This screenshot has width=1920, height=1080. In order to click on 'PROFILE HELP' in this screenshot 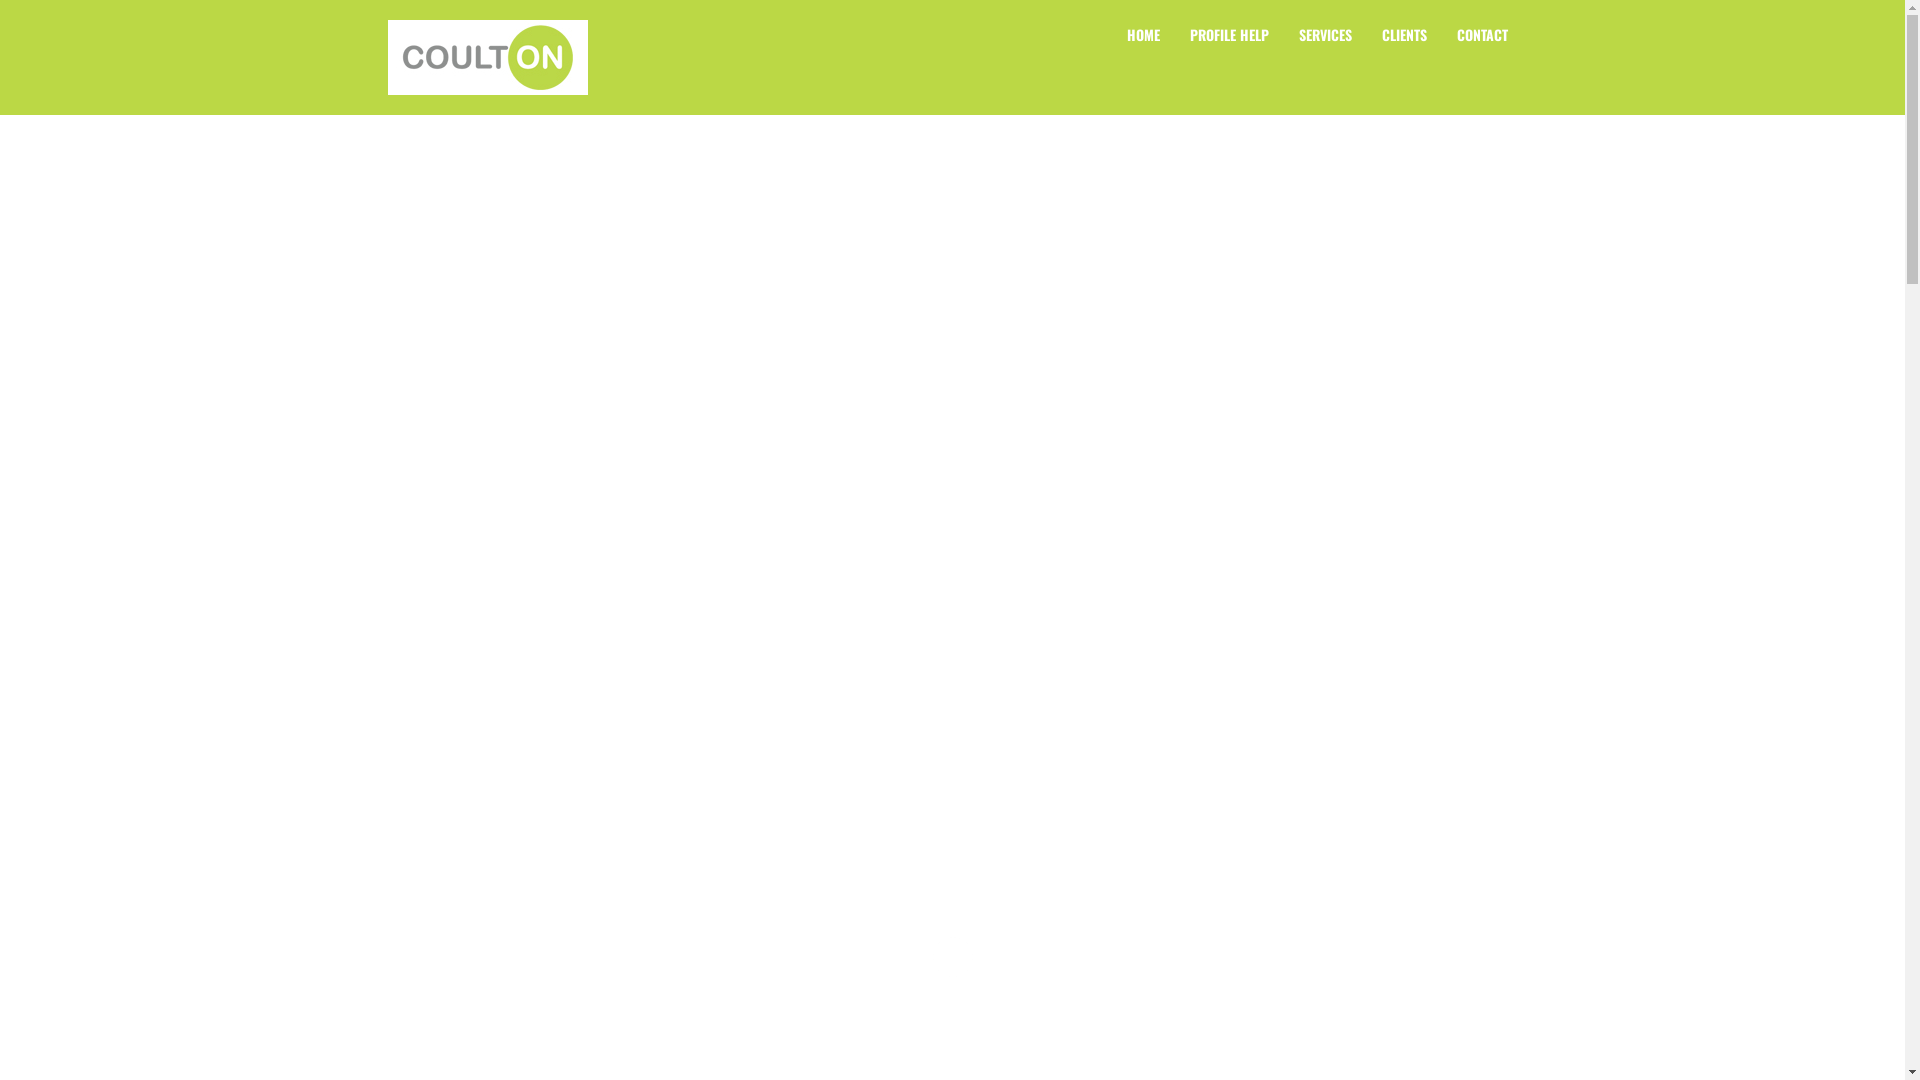, I will do `click(1227, 34)`.